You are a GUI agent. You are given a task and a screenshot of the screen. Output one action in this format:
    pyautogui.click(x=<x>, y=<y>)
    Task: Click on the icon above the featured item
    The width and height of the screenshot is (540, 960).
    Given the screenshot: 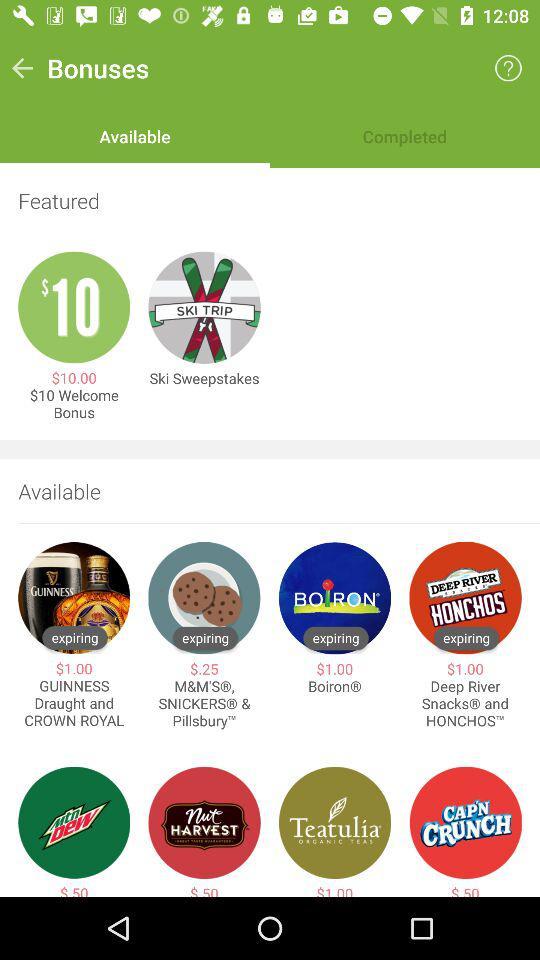 What is the action you would take?
    pyautogui.click(x=508, y=68)
    